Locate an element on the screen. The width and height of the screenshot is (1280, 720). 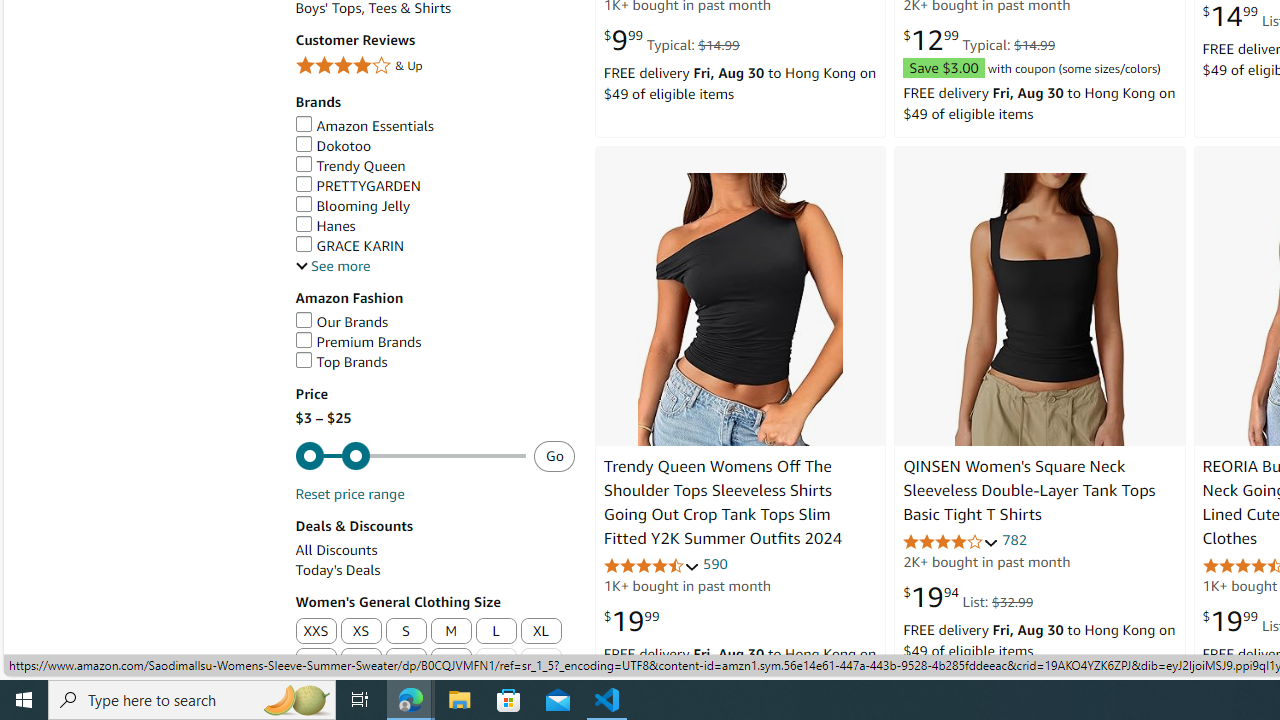
'XXS' is located at coordinates (315, 632).